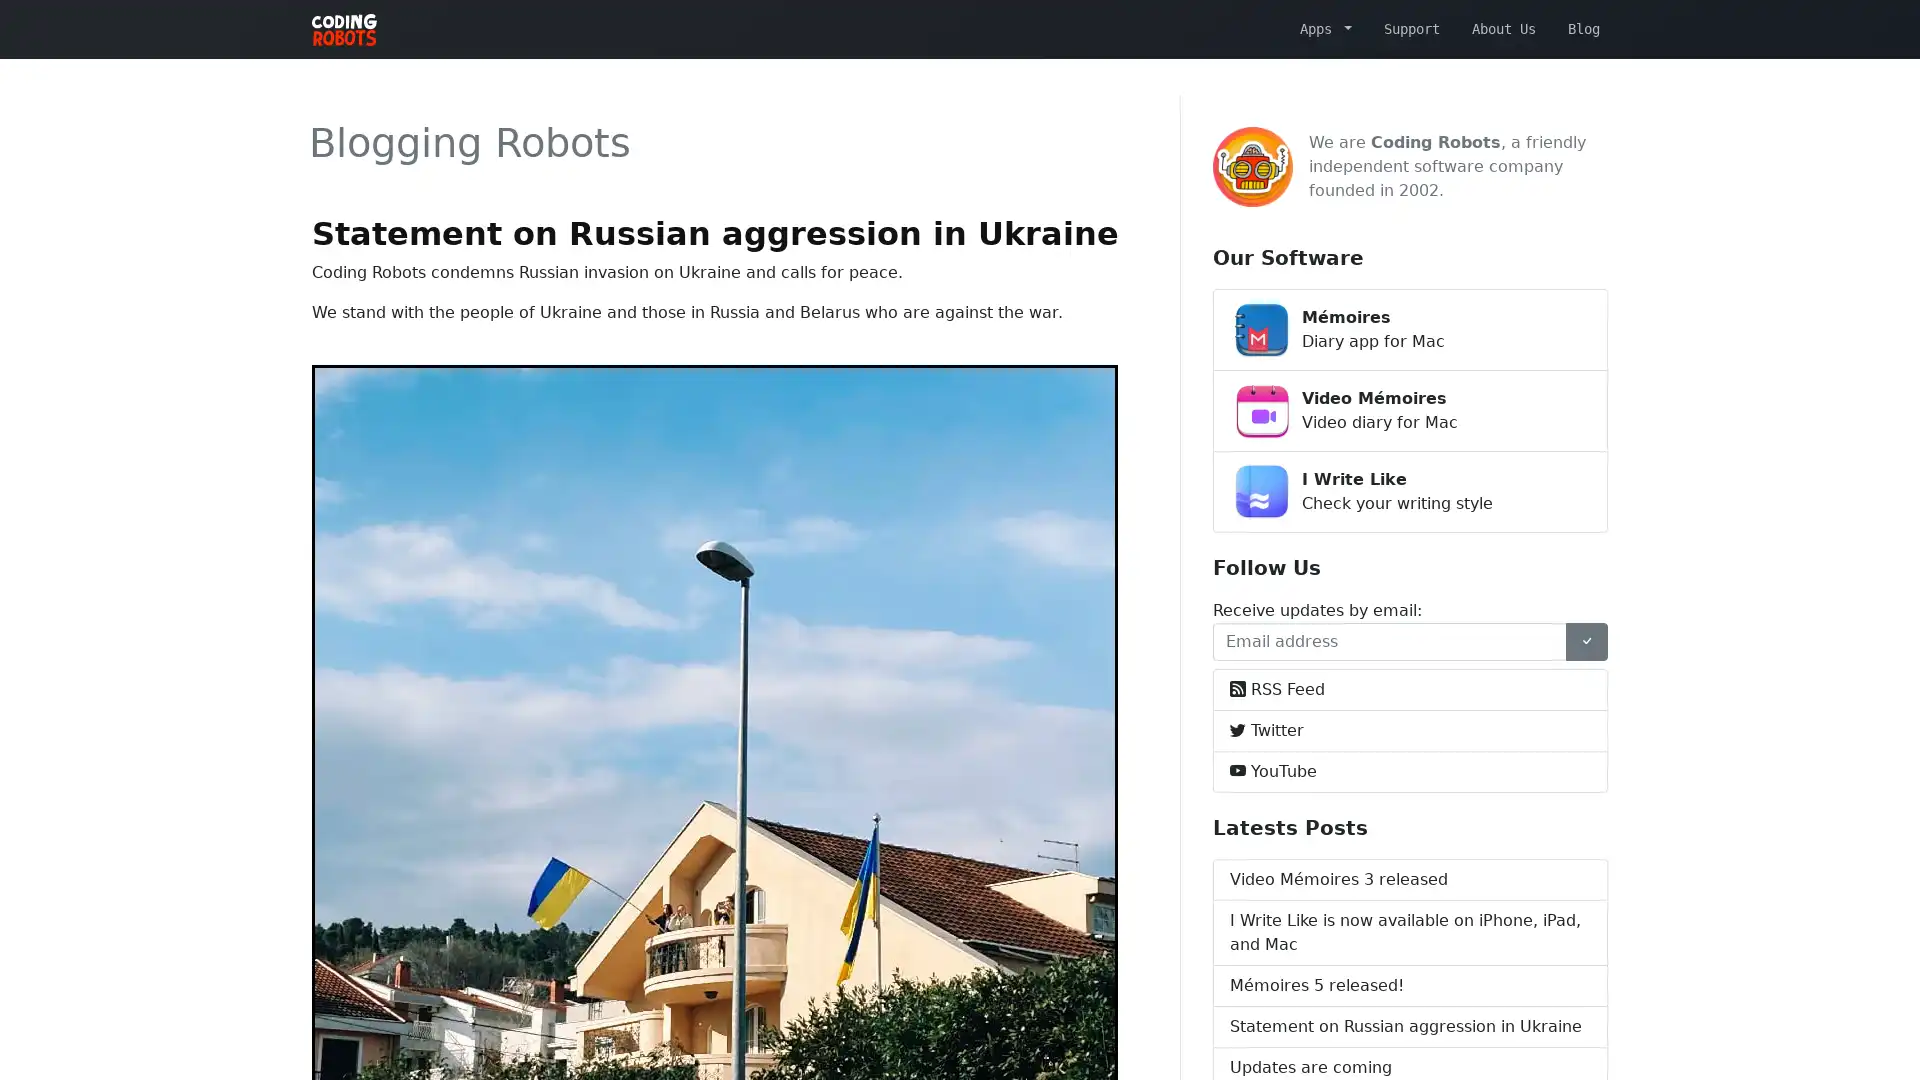 Image resolution: width=1920 pixels, height=1080 pixels. What do you see at coordinates (1586, 640) in the screenshot?
I see `Subscribe` at bounding box center [1586, 640].